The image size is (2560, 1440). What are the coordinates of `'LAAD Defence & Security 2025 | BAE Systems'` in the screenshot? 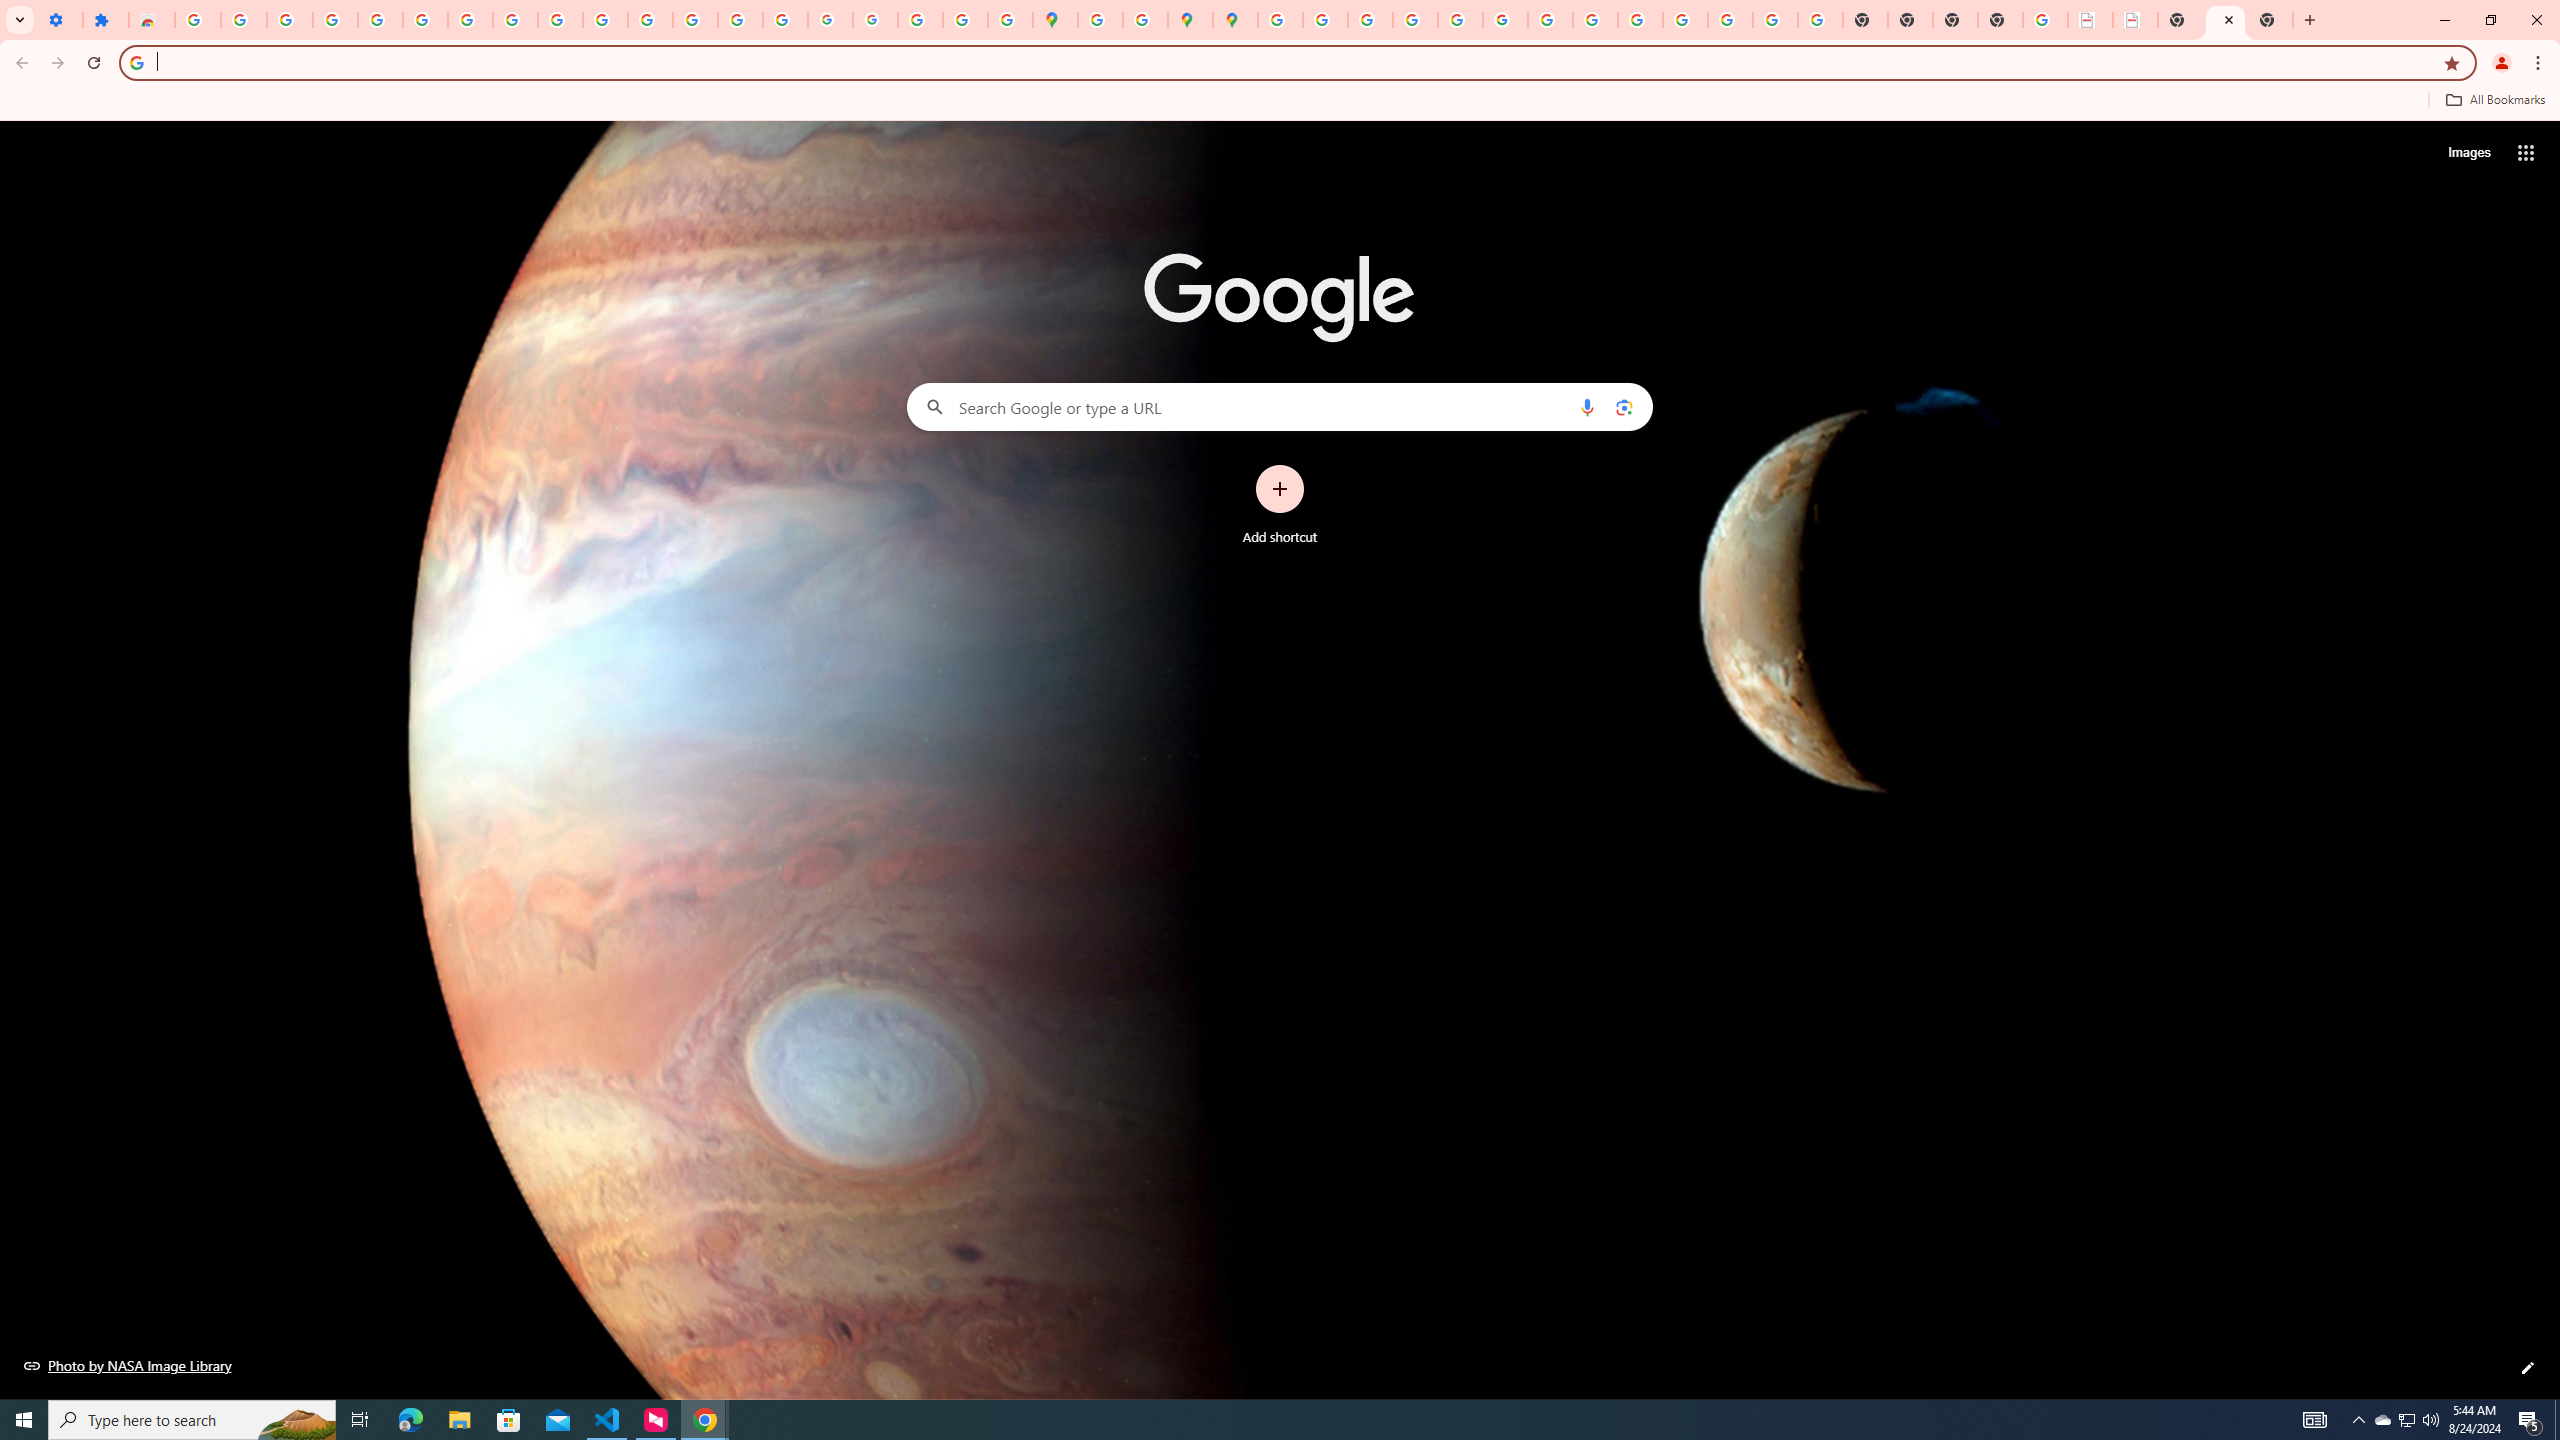 It's located at (2090, 19).